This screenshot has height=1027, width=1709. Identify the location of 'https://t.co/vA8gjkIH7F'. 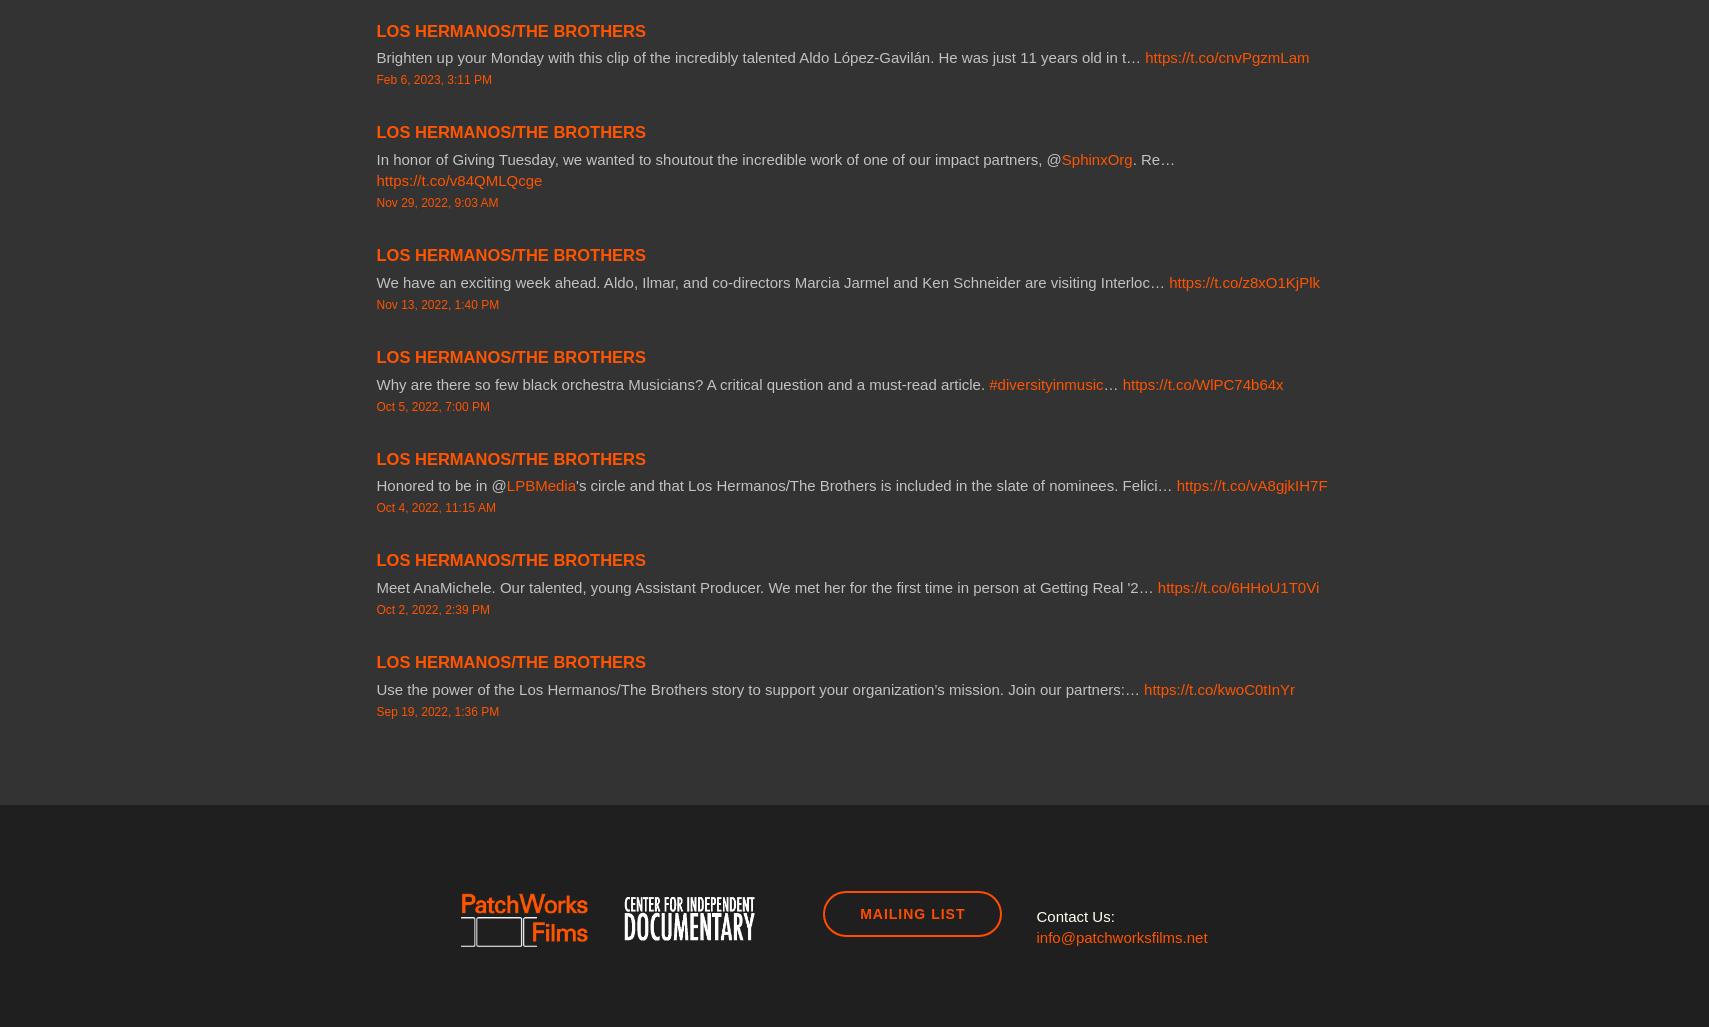
(1175, 485).